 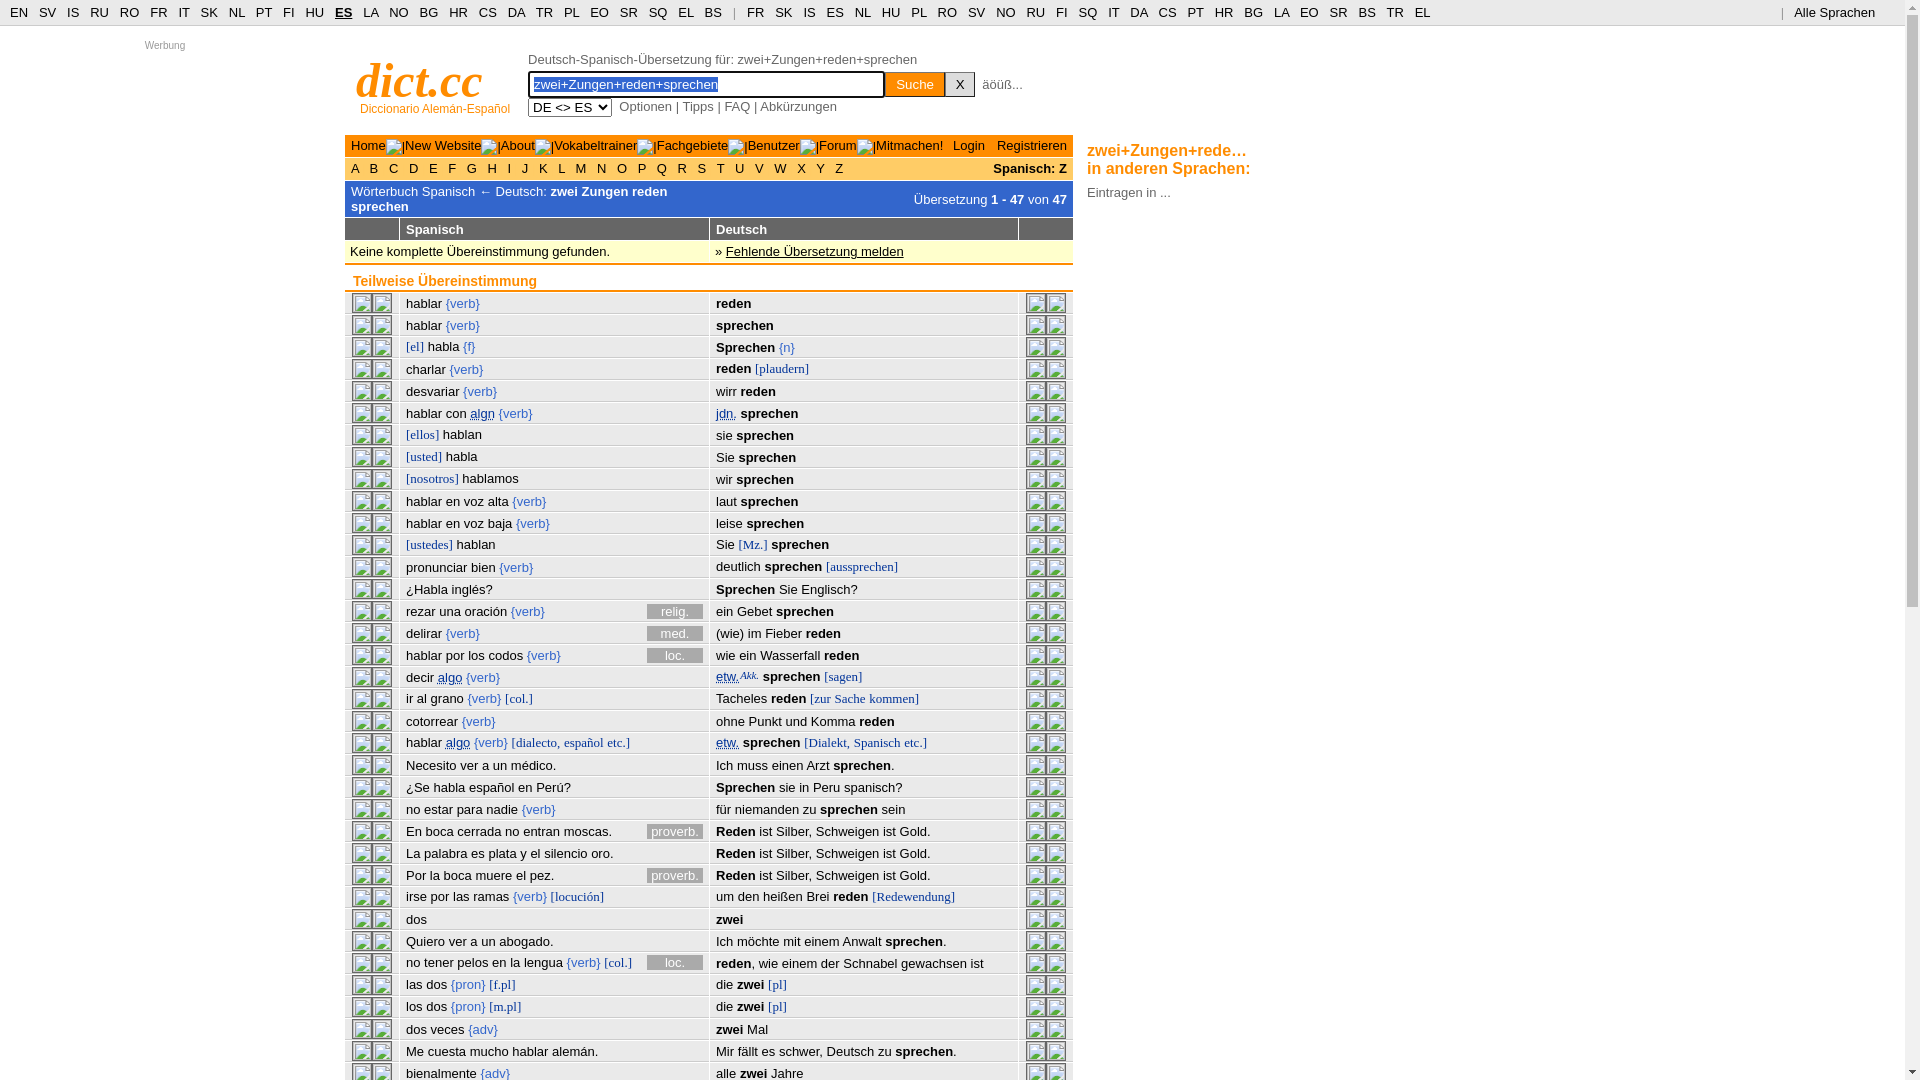 What do you see at coordinates (790, 941) in the screenshot?
I see `'mit'` at bounding box center [790, 941].